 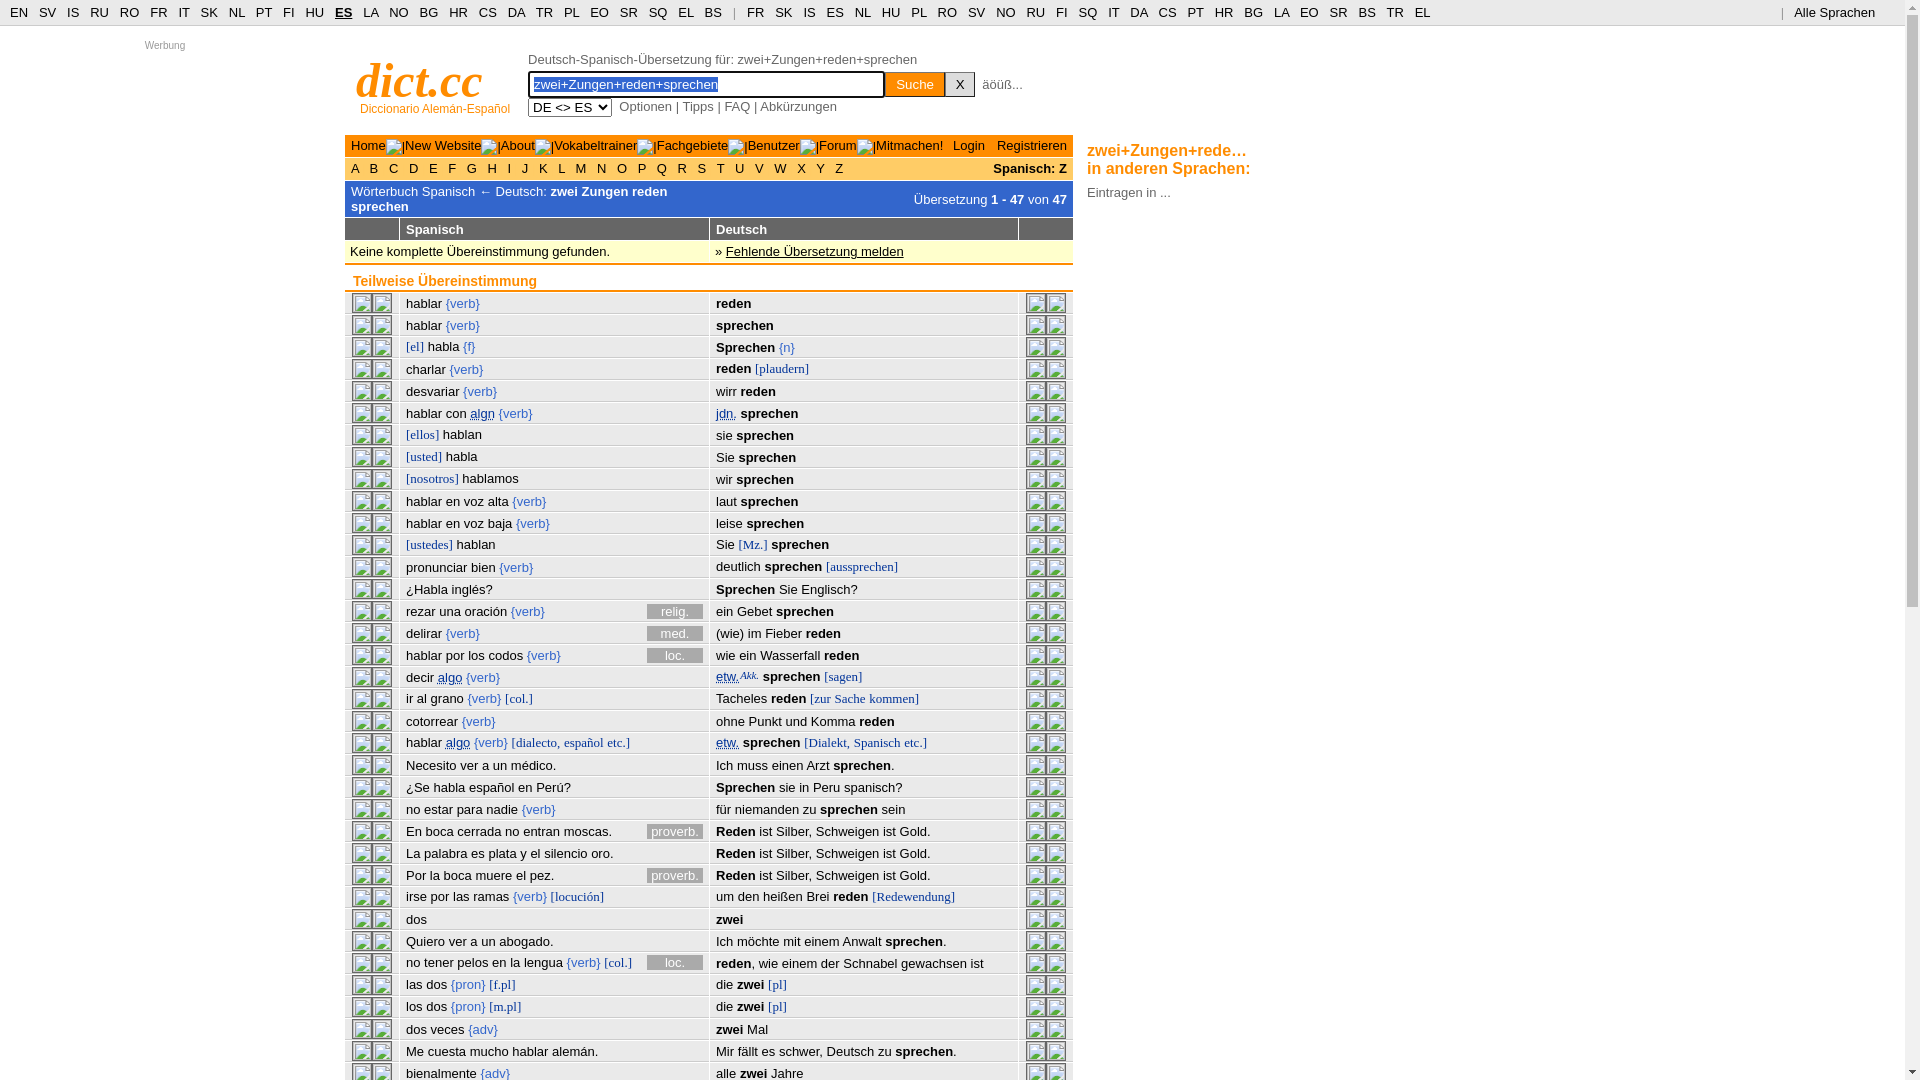 What do you see at coordinates (790, 941) in the screenshot?
I see `'mit'` at bounding box center [790, 941].